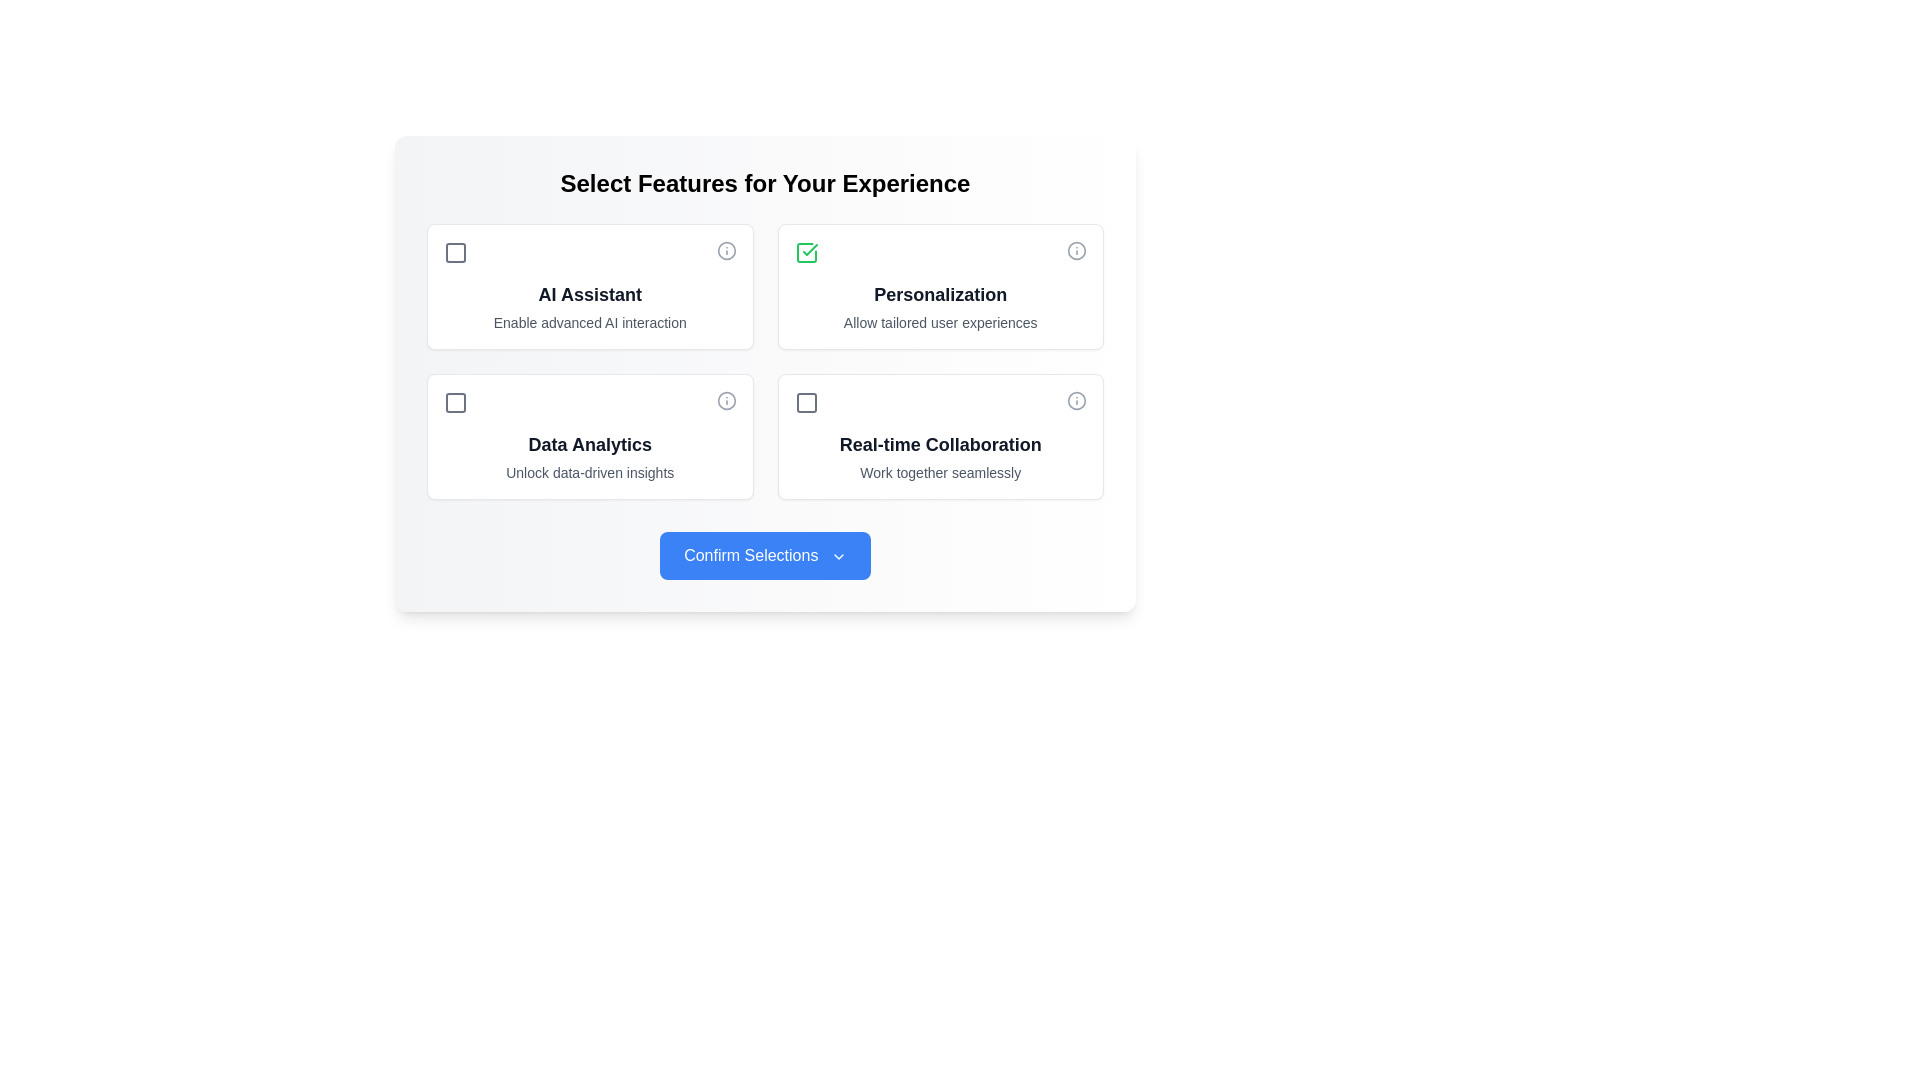 The width and height of the screenshot is (1920, 1080). I want to click on the checkbox labeled 'Real-time Collaboration', so click(939, 435).